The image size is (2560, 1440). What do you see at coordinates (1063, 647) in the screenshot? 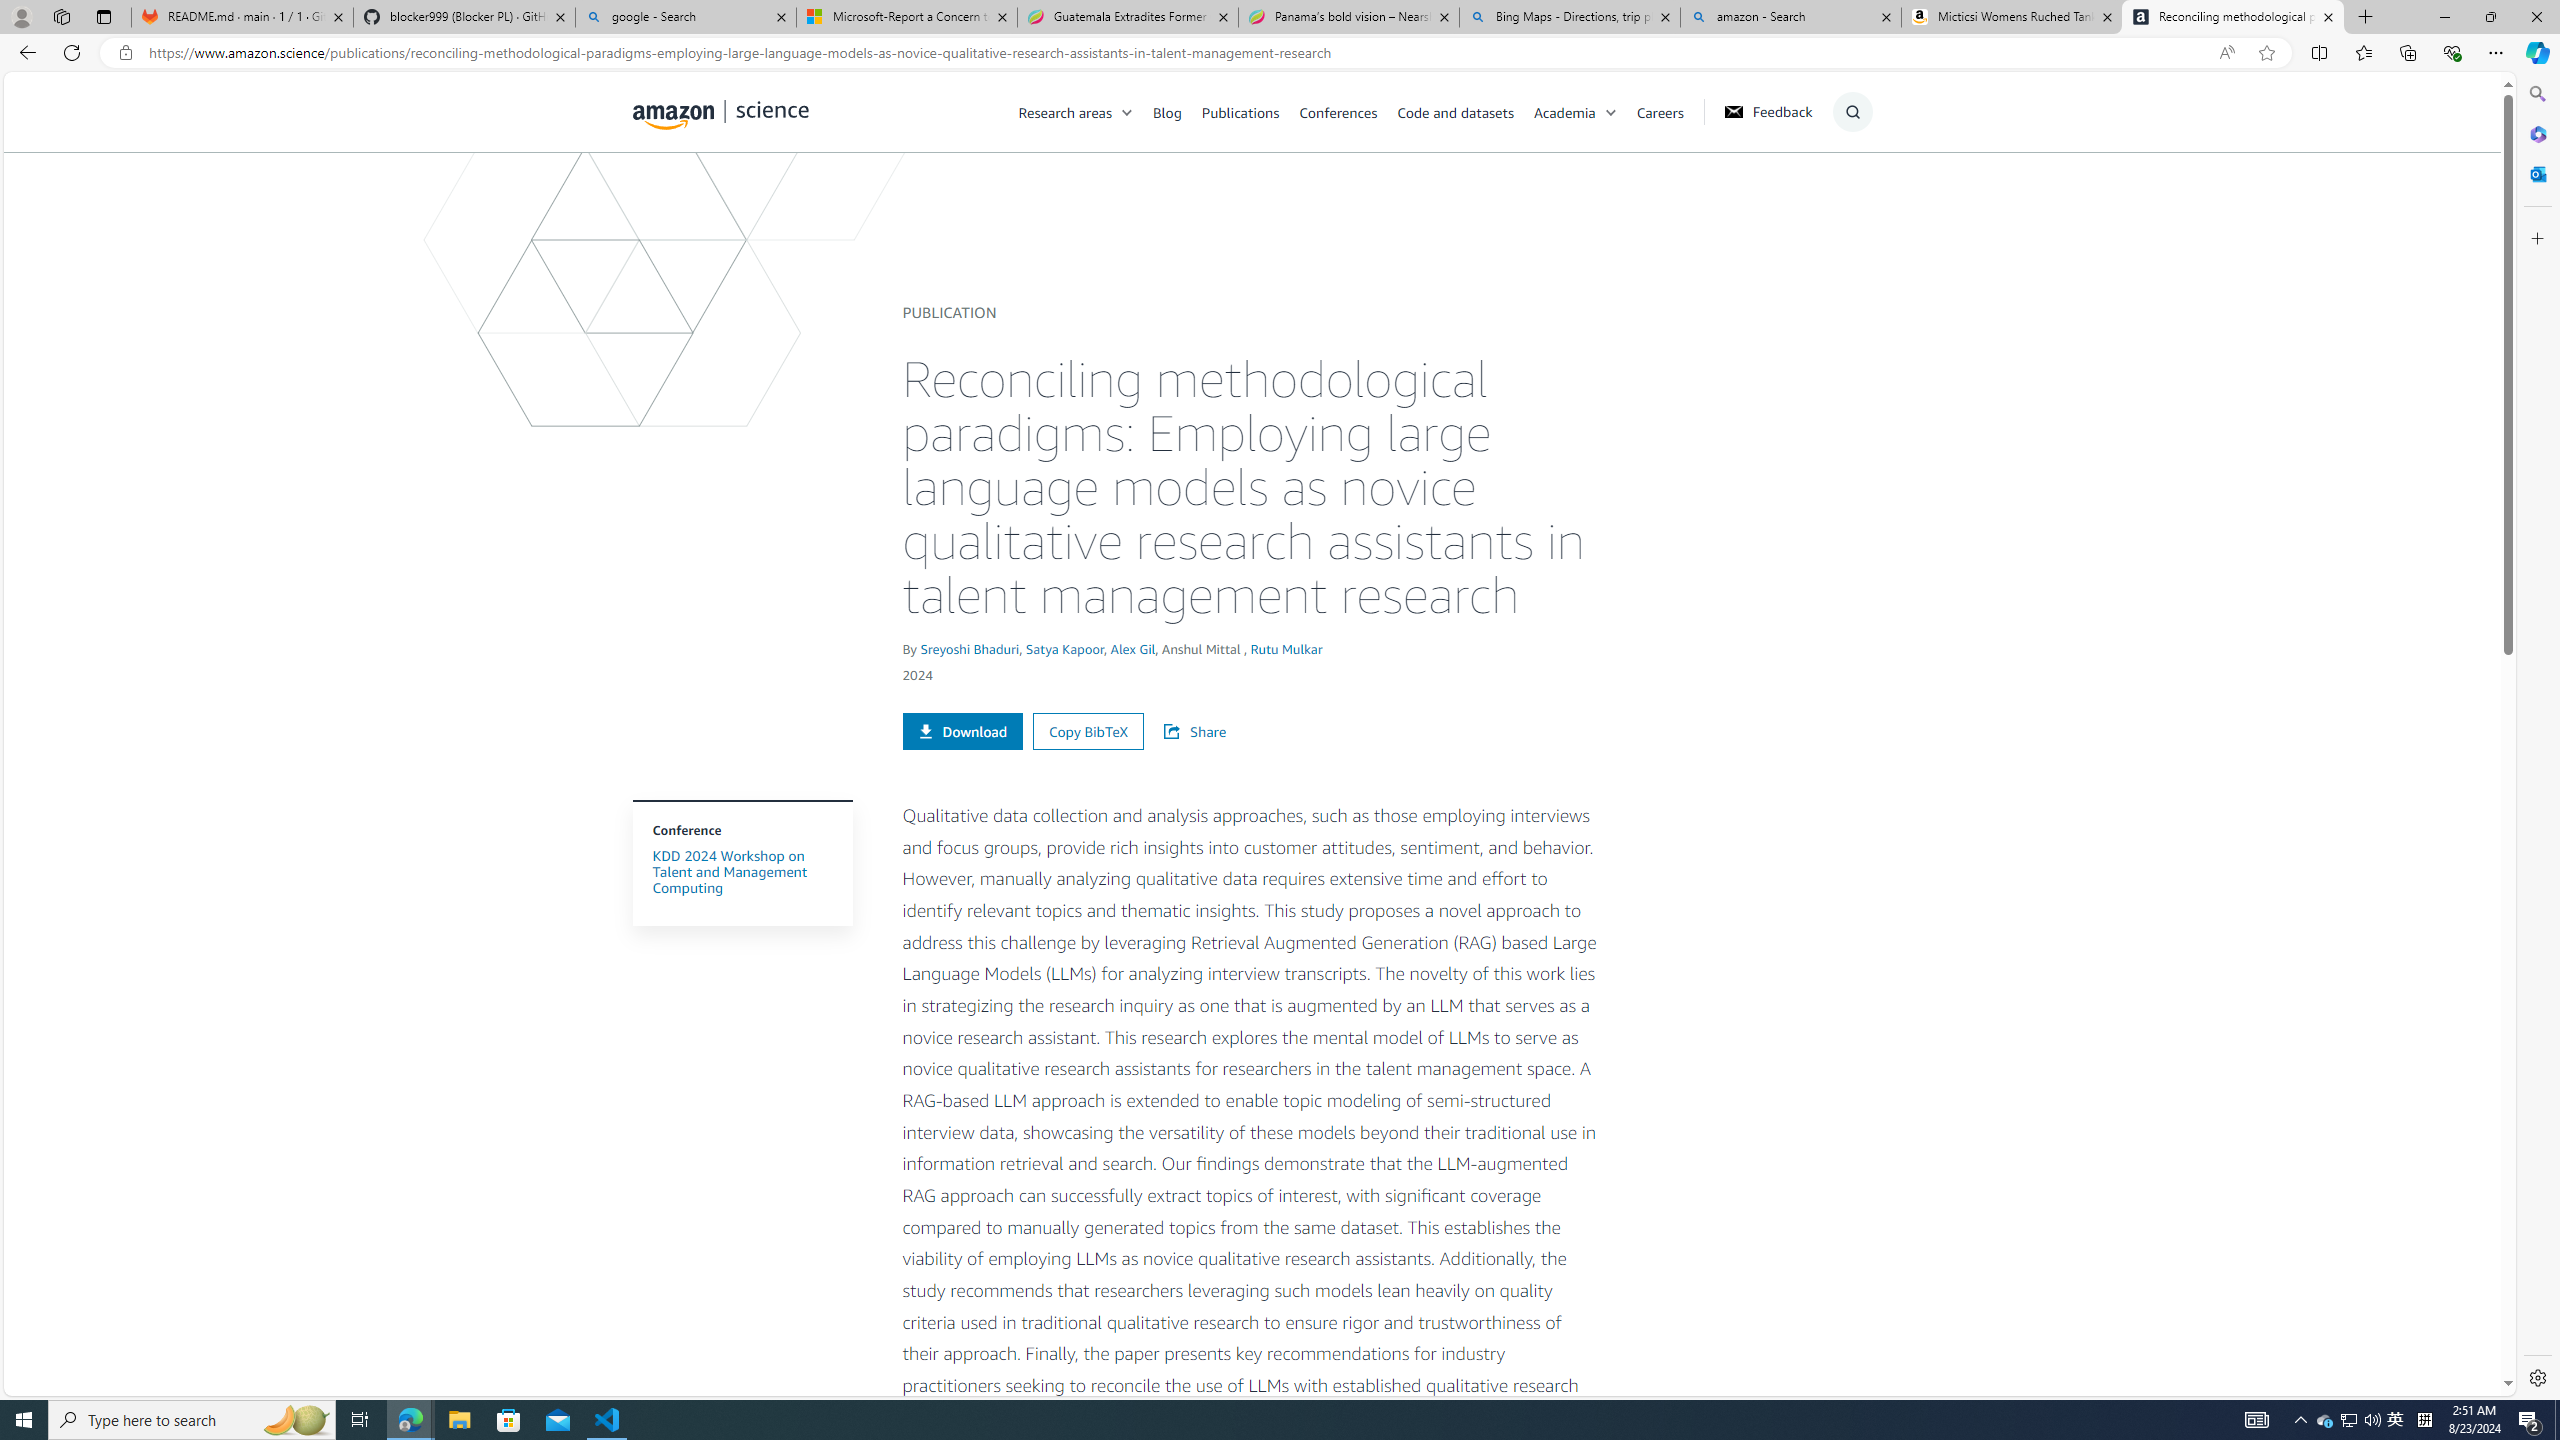
I see `'Satya Kapoor'` at bounding box center [1063, 647].